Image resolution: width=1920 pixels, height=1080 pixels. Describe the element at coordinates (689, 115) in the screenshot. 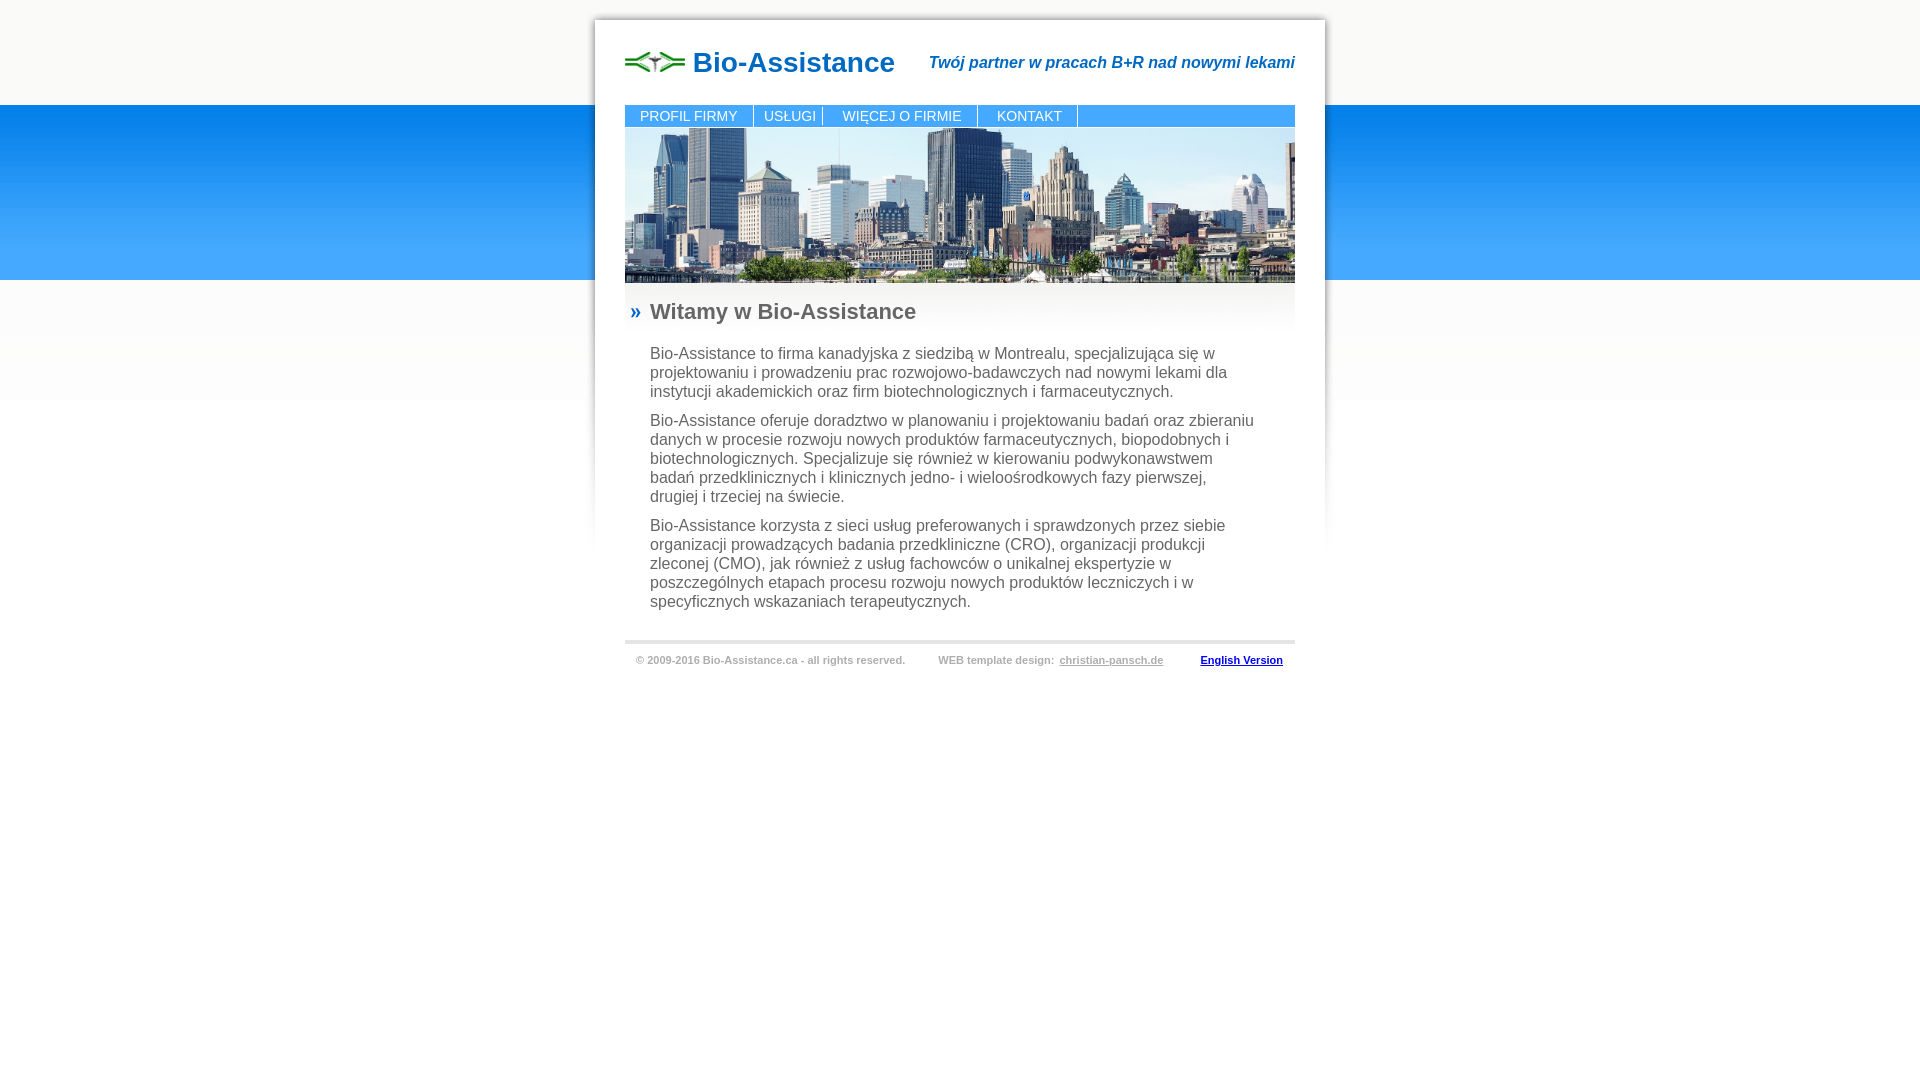

I see `'PROFIL FIRMY'` at that location.